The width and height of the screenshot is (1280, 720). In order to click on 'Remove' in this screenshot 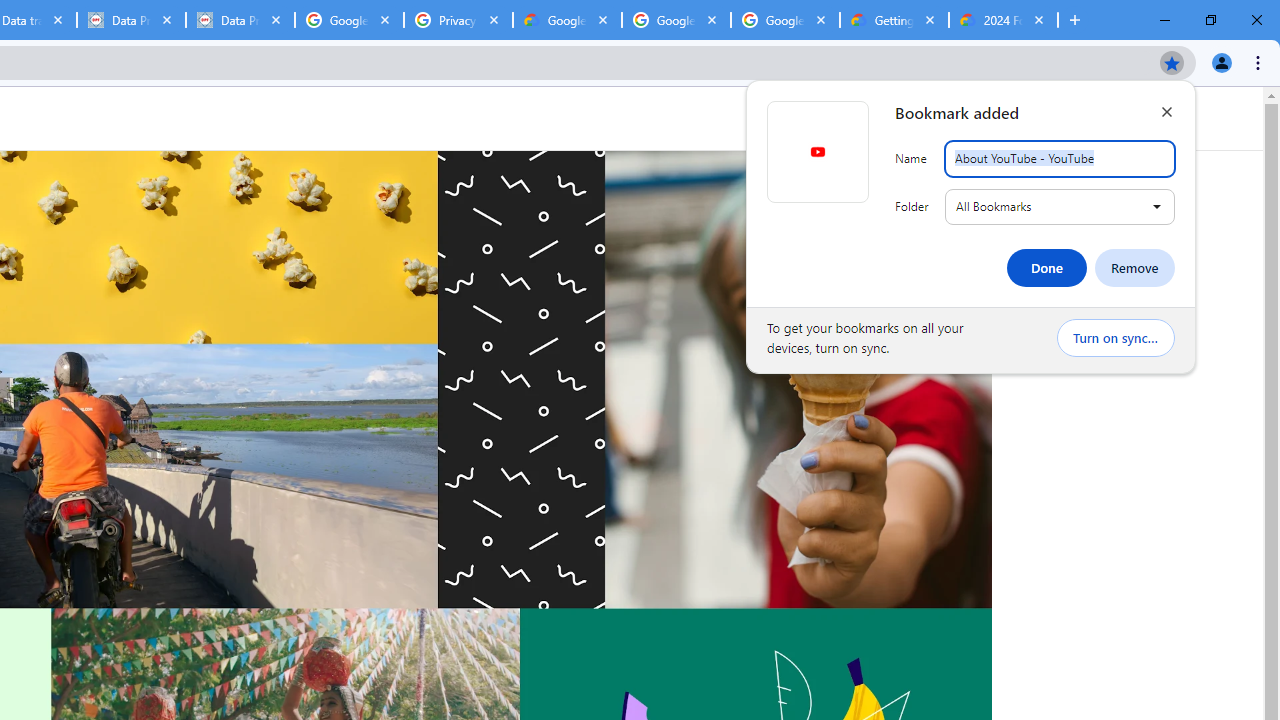, I will do `click(1134, 267)`.